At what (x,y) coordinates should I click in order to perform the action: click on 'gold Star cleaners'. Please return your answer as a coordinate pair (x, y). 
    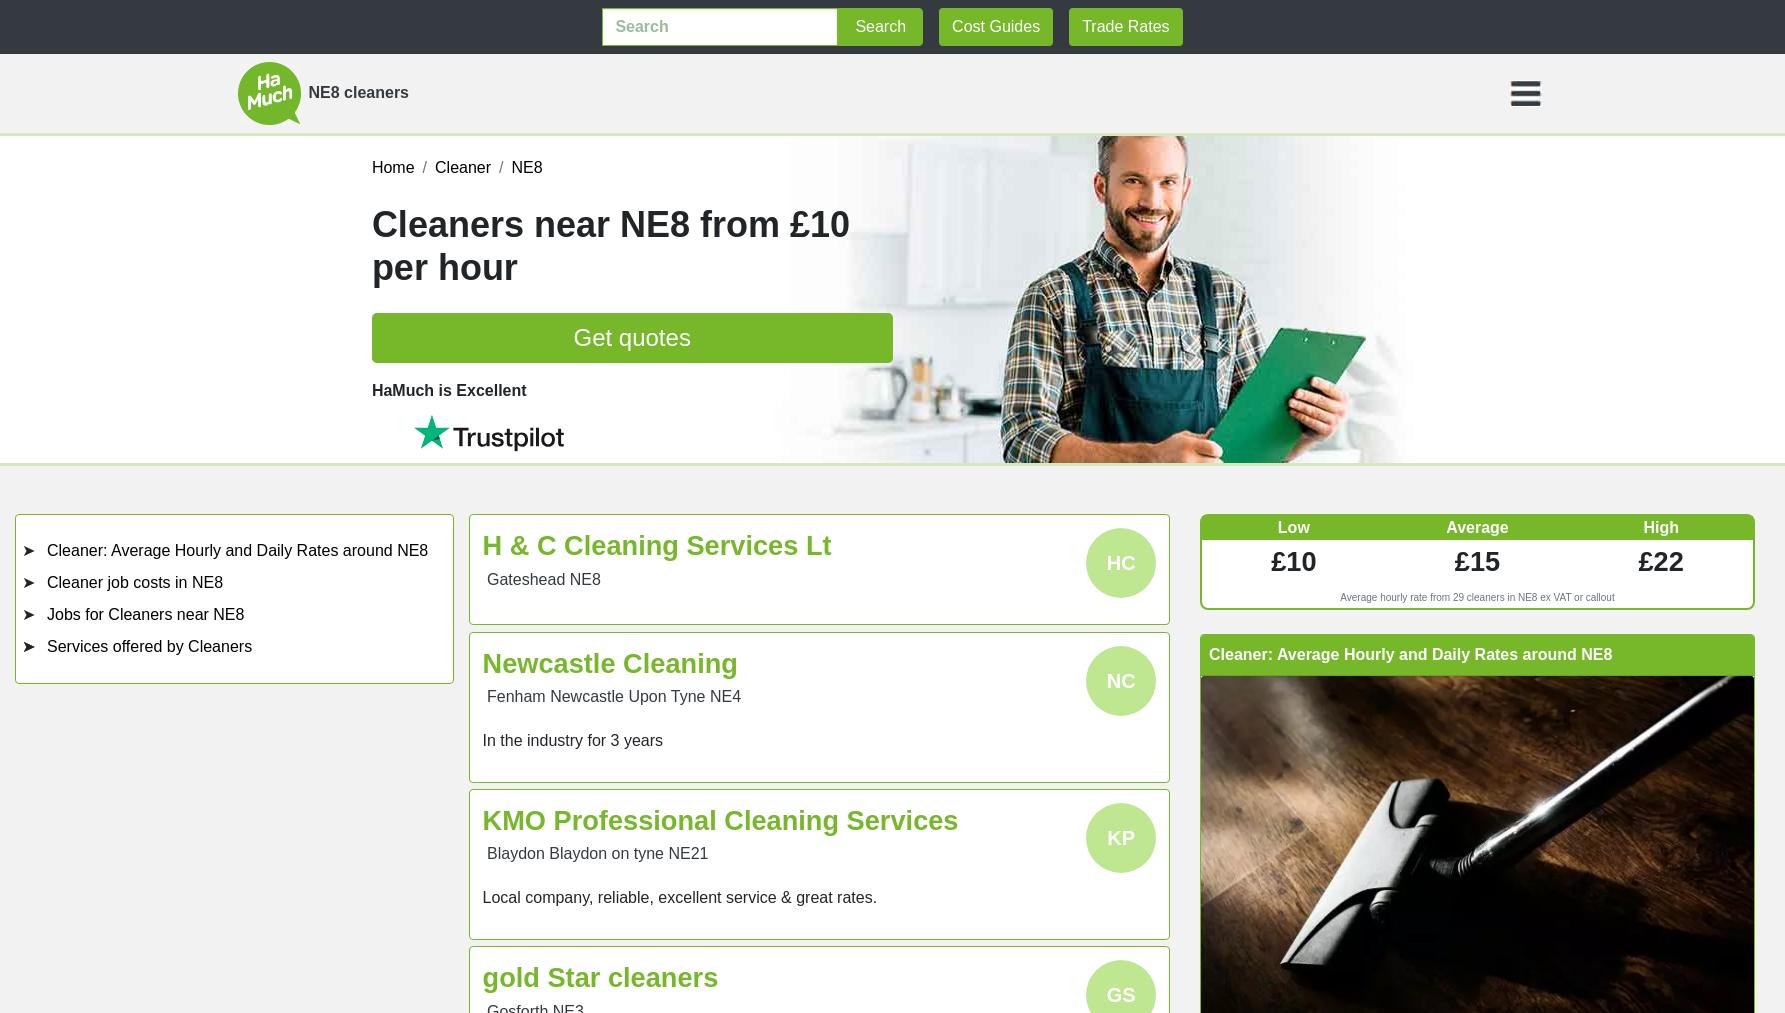
    Looking at the image, I should click on (599, 977).